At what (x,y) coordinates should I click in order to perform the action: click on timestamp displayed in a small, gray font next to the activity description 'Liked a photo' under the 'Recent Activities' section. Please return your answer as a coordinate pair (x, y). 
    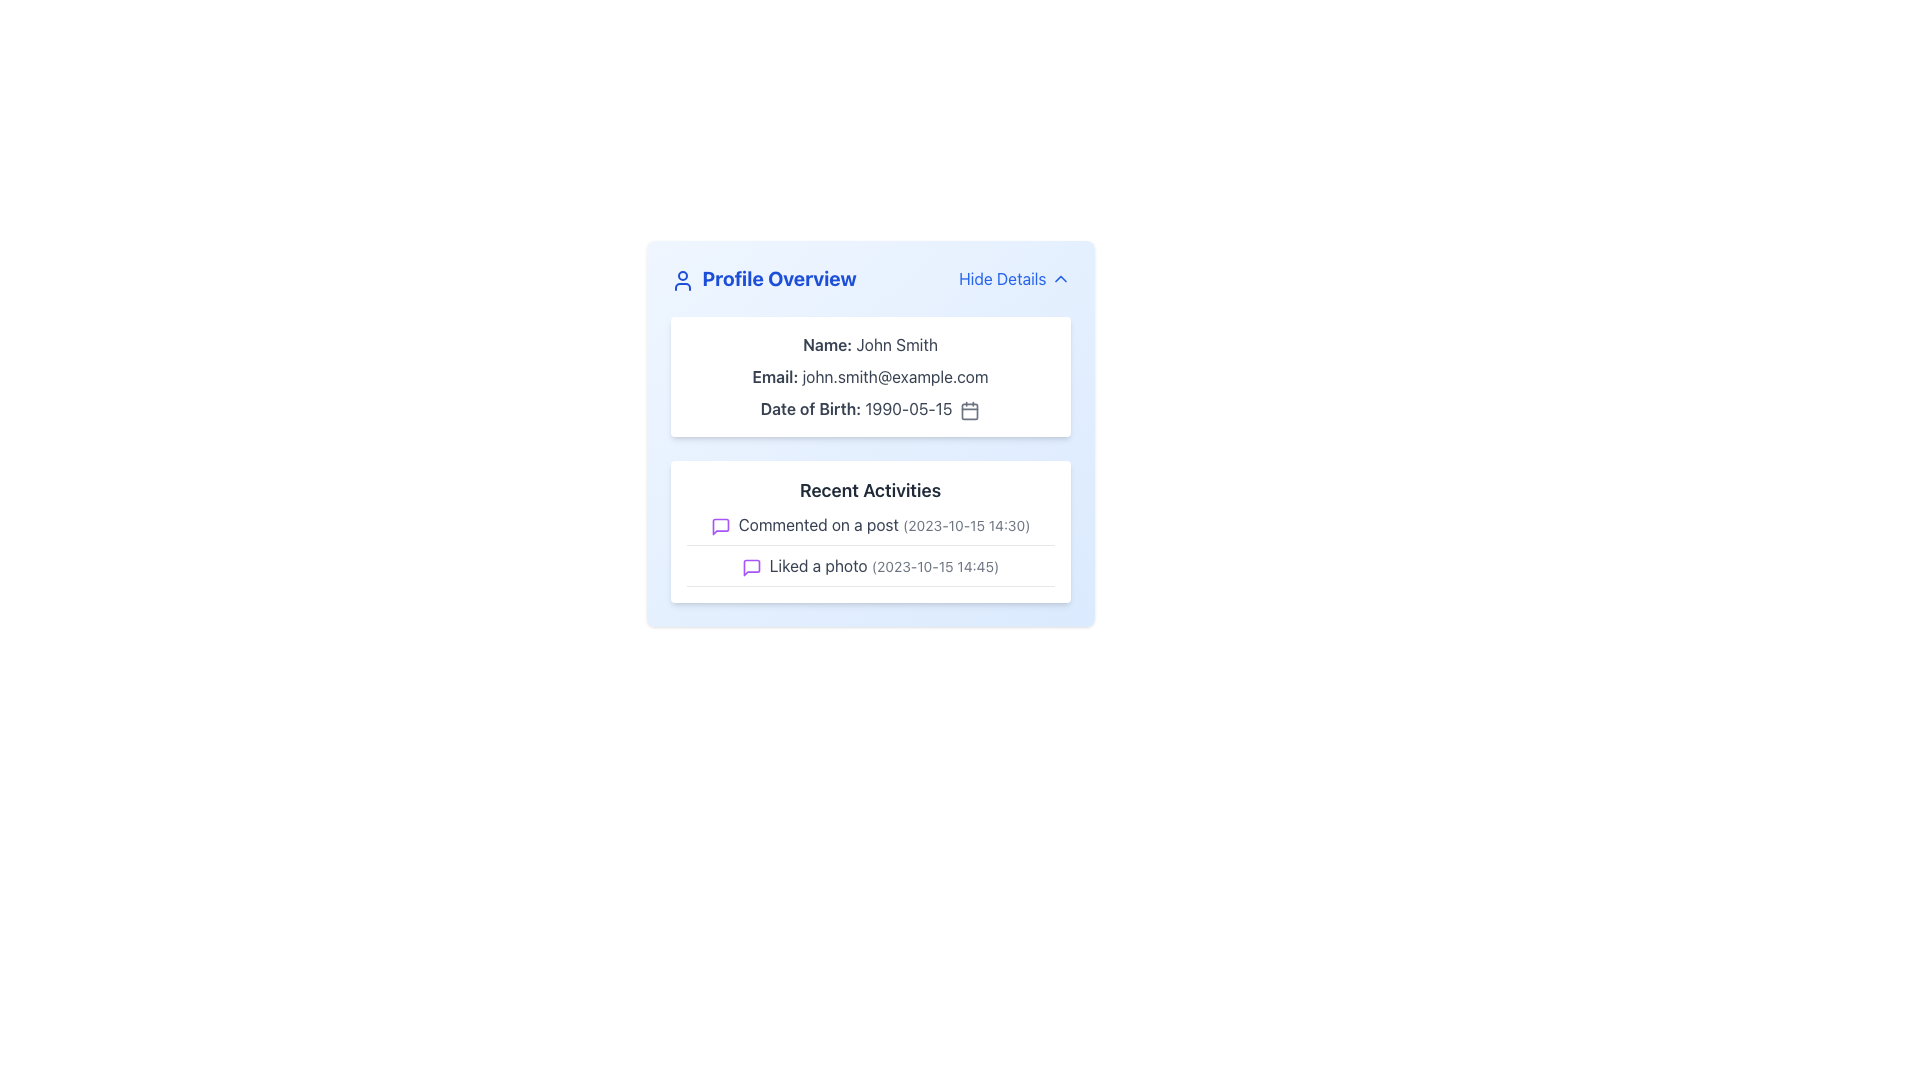
    Looking at the image, I should click on (934, 566).